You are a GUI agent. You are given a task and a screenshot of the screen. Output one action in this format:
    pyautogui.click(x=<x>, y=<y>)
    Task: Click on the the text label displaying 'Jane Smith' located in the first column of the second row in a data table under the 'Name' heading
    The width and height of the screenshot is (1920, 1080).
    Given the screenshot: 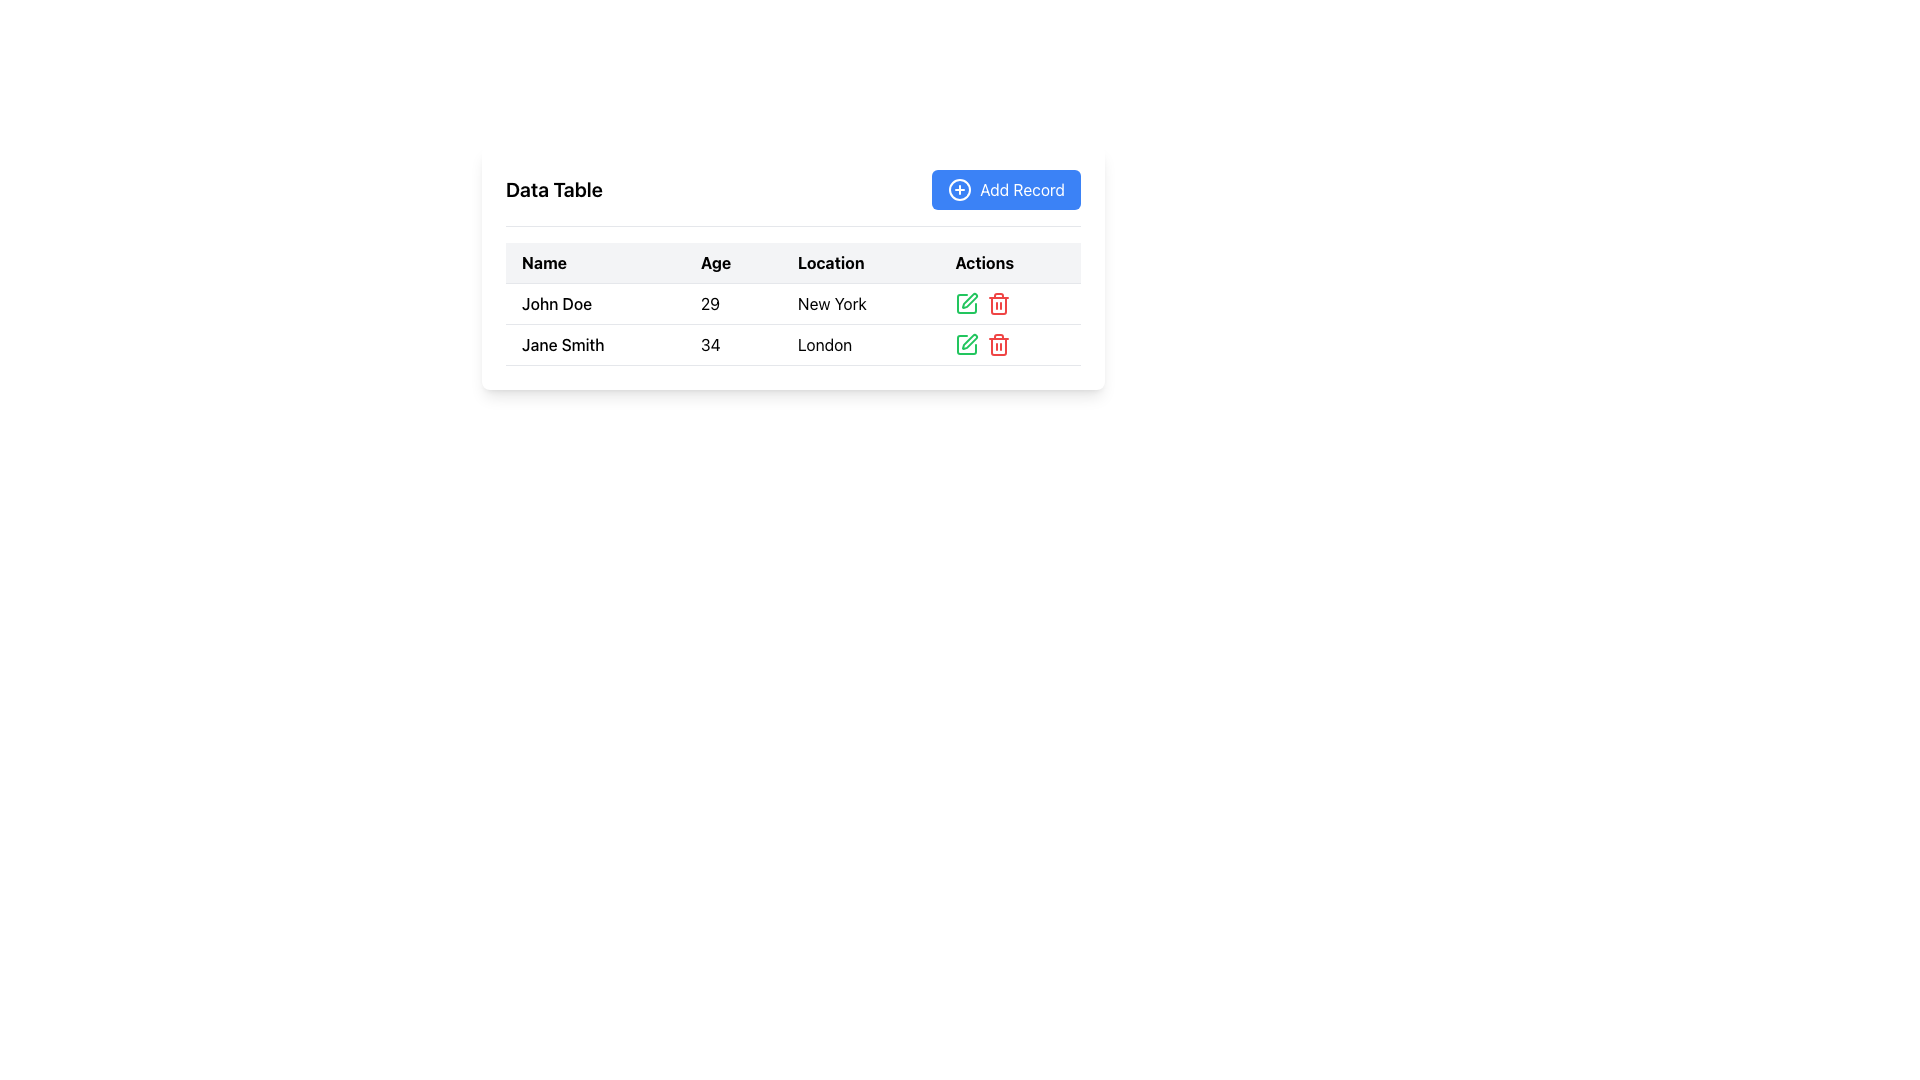 What is the action you would take?
    pyautogui.click(x=594, y=343)
    